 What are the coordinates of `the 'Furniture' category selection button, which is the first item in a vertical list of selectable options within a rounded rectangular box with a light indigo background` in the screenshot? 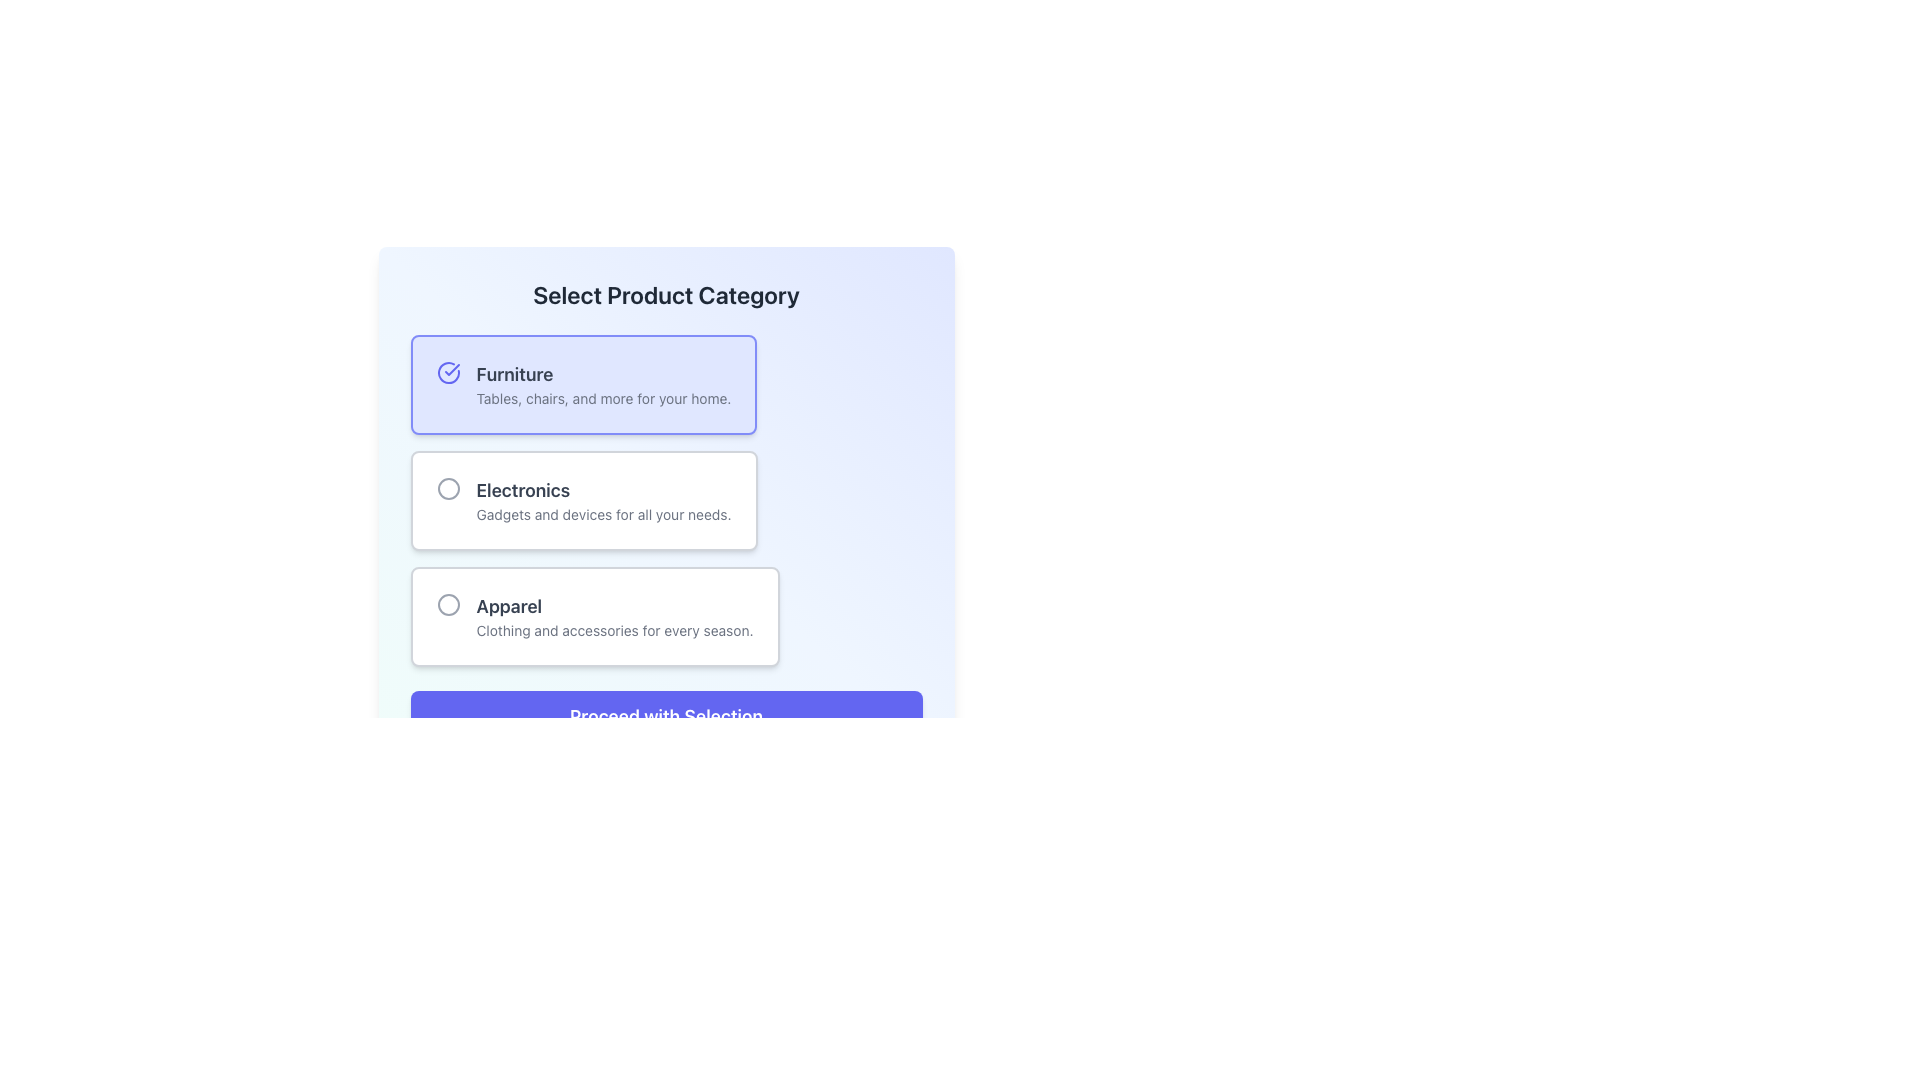 It's located at (602, 385).